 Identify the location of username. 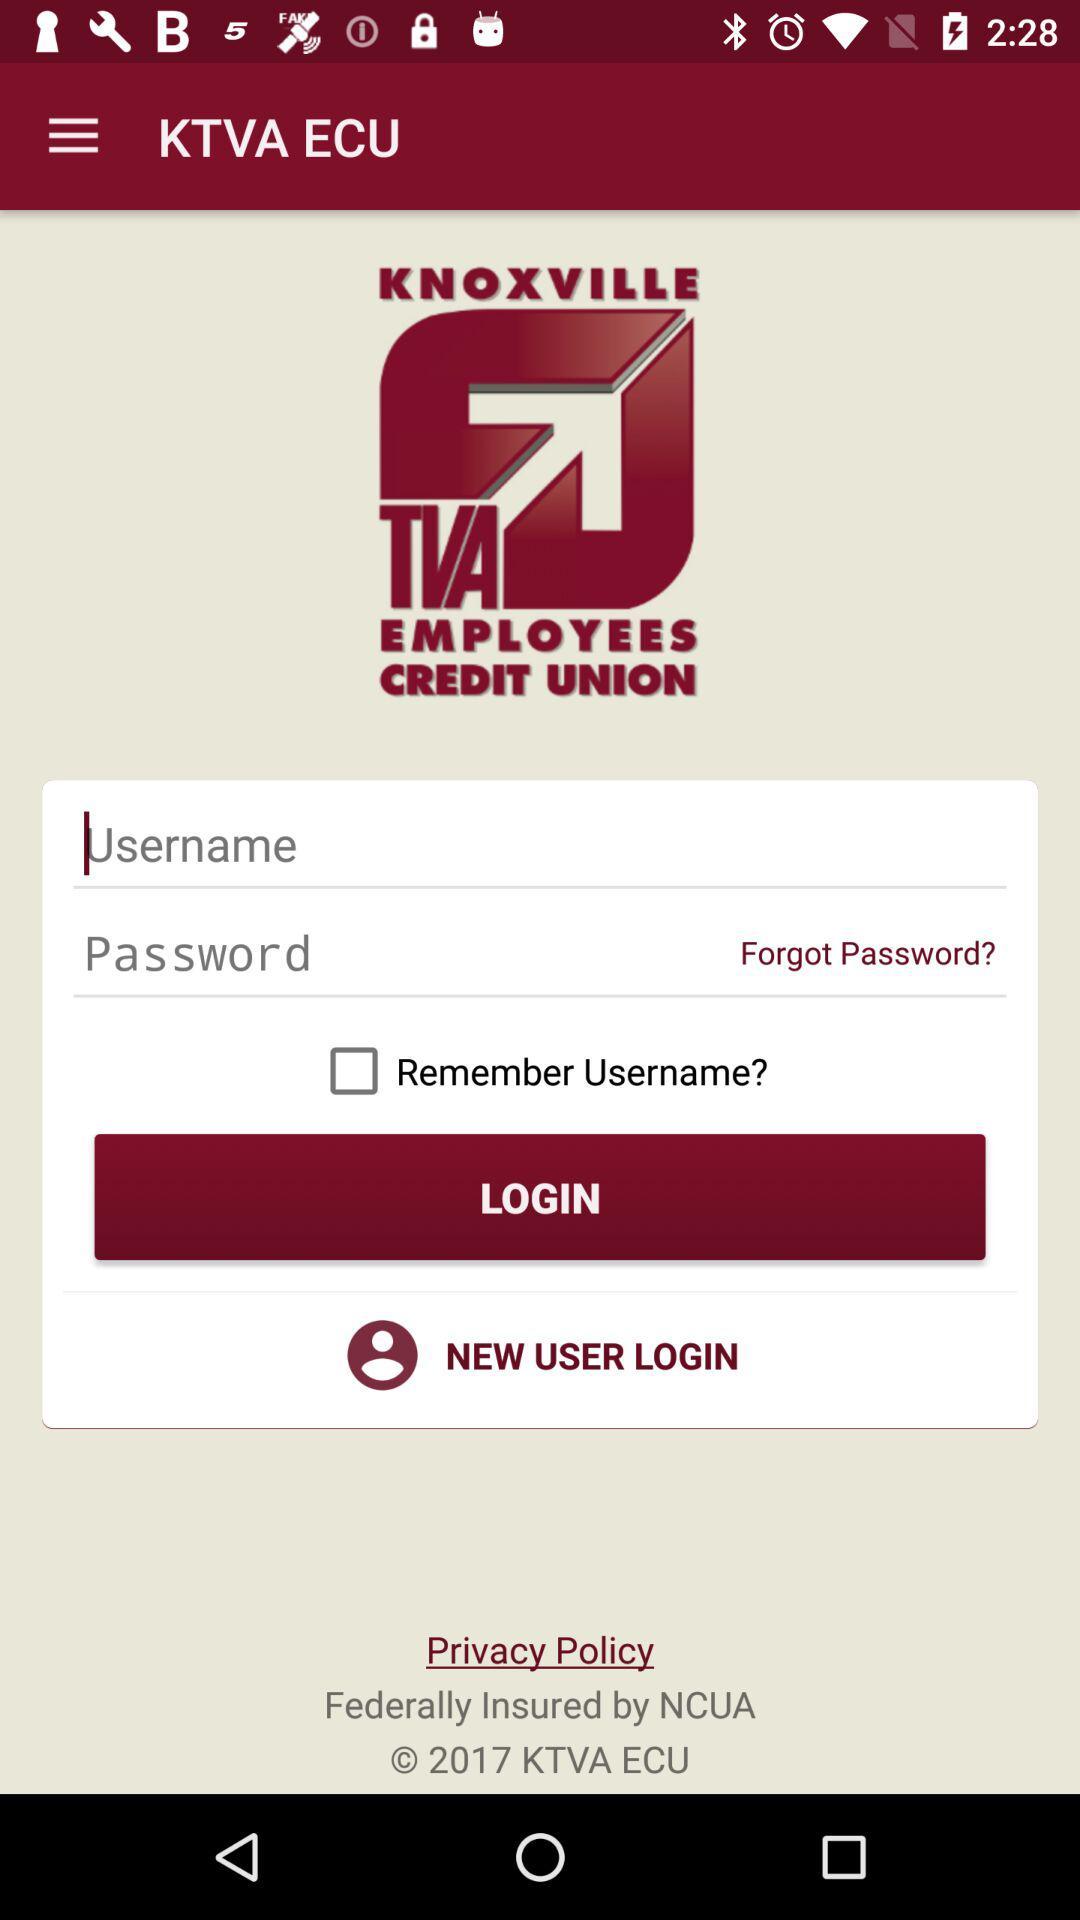
(540, 843).